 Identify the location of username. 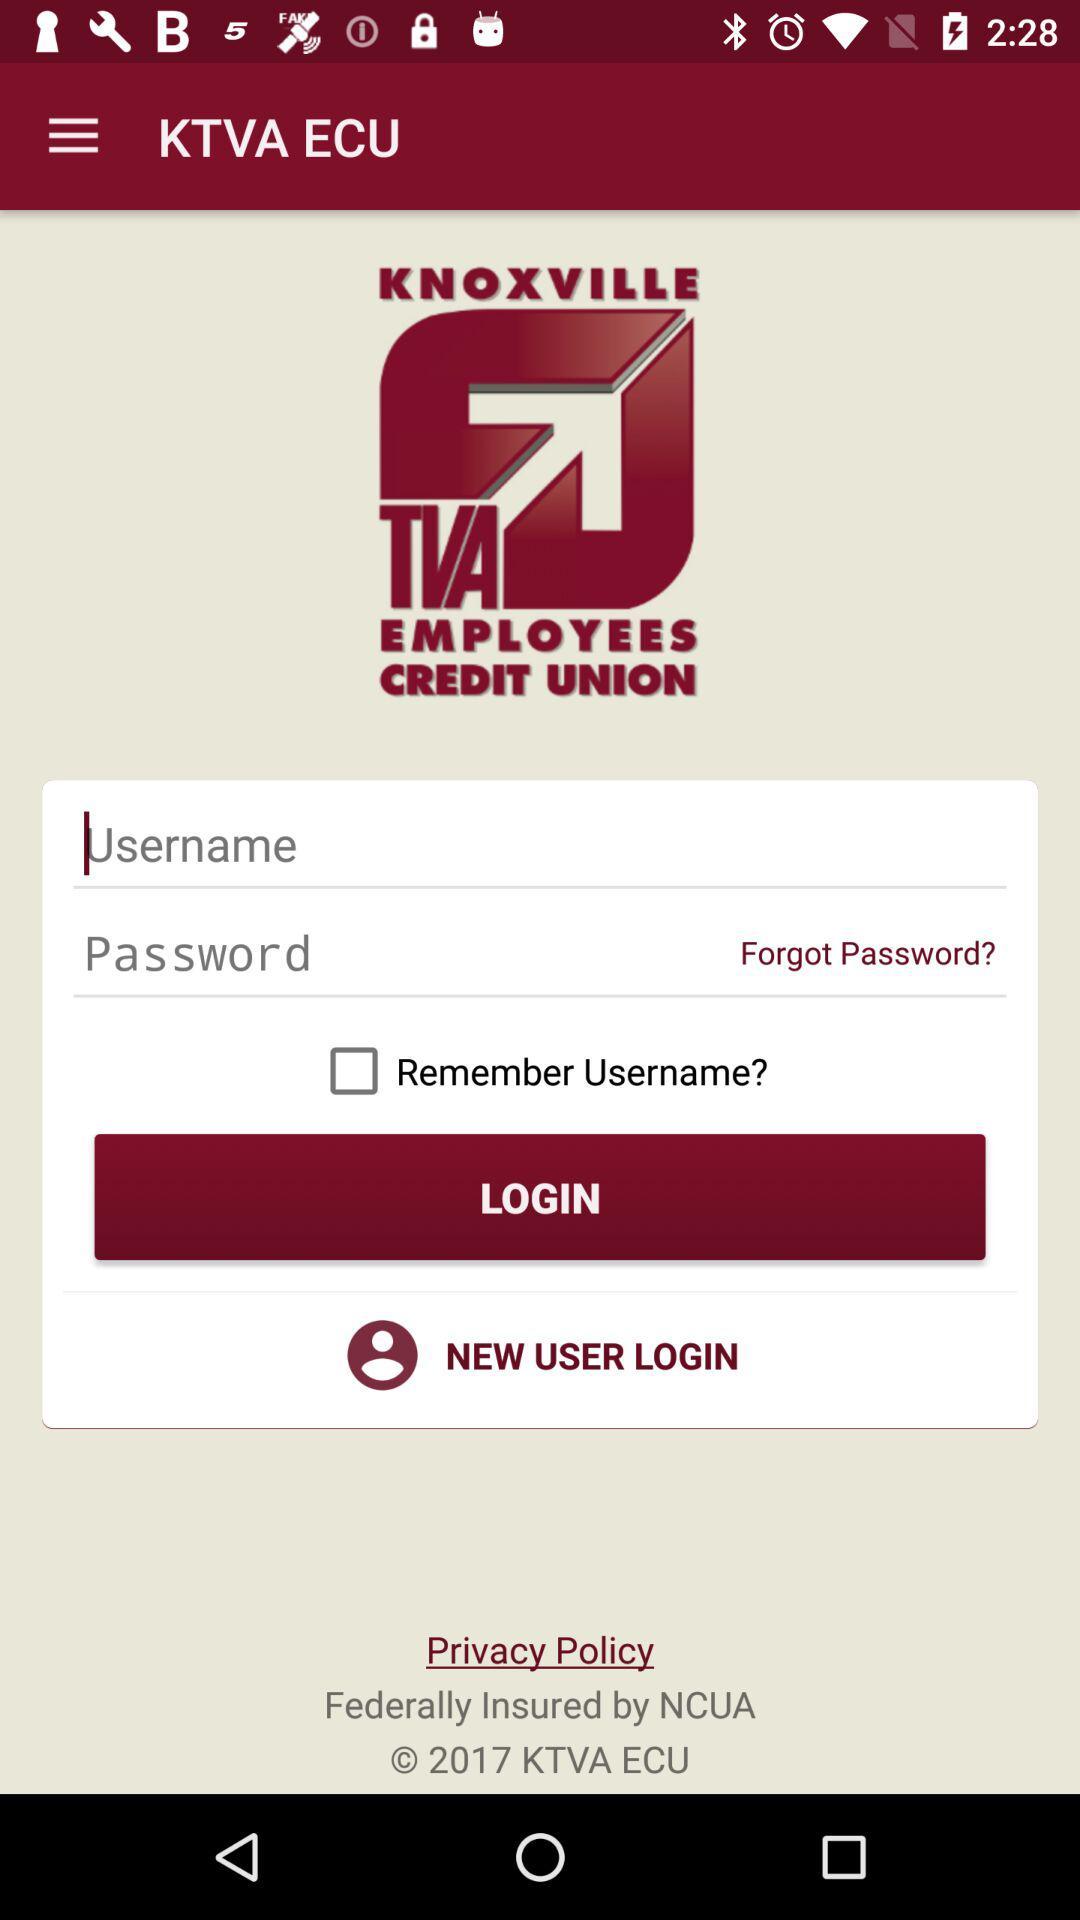
(540, 843).